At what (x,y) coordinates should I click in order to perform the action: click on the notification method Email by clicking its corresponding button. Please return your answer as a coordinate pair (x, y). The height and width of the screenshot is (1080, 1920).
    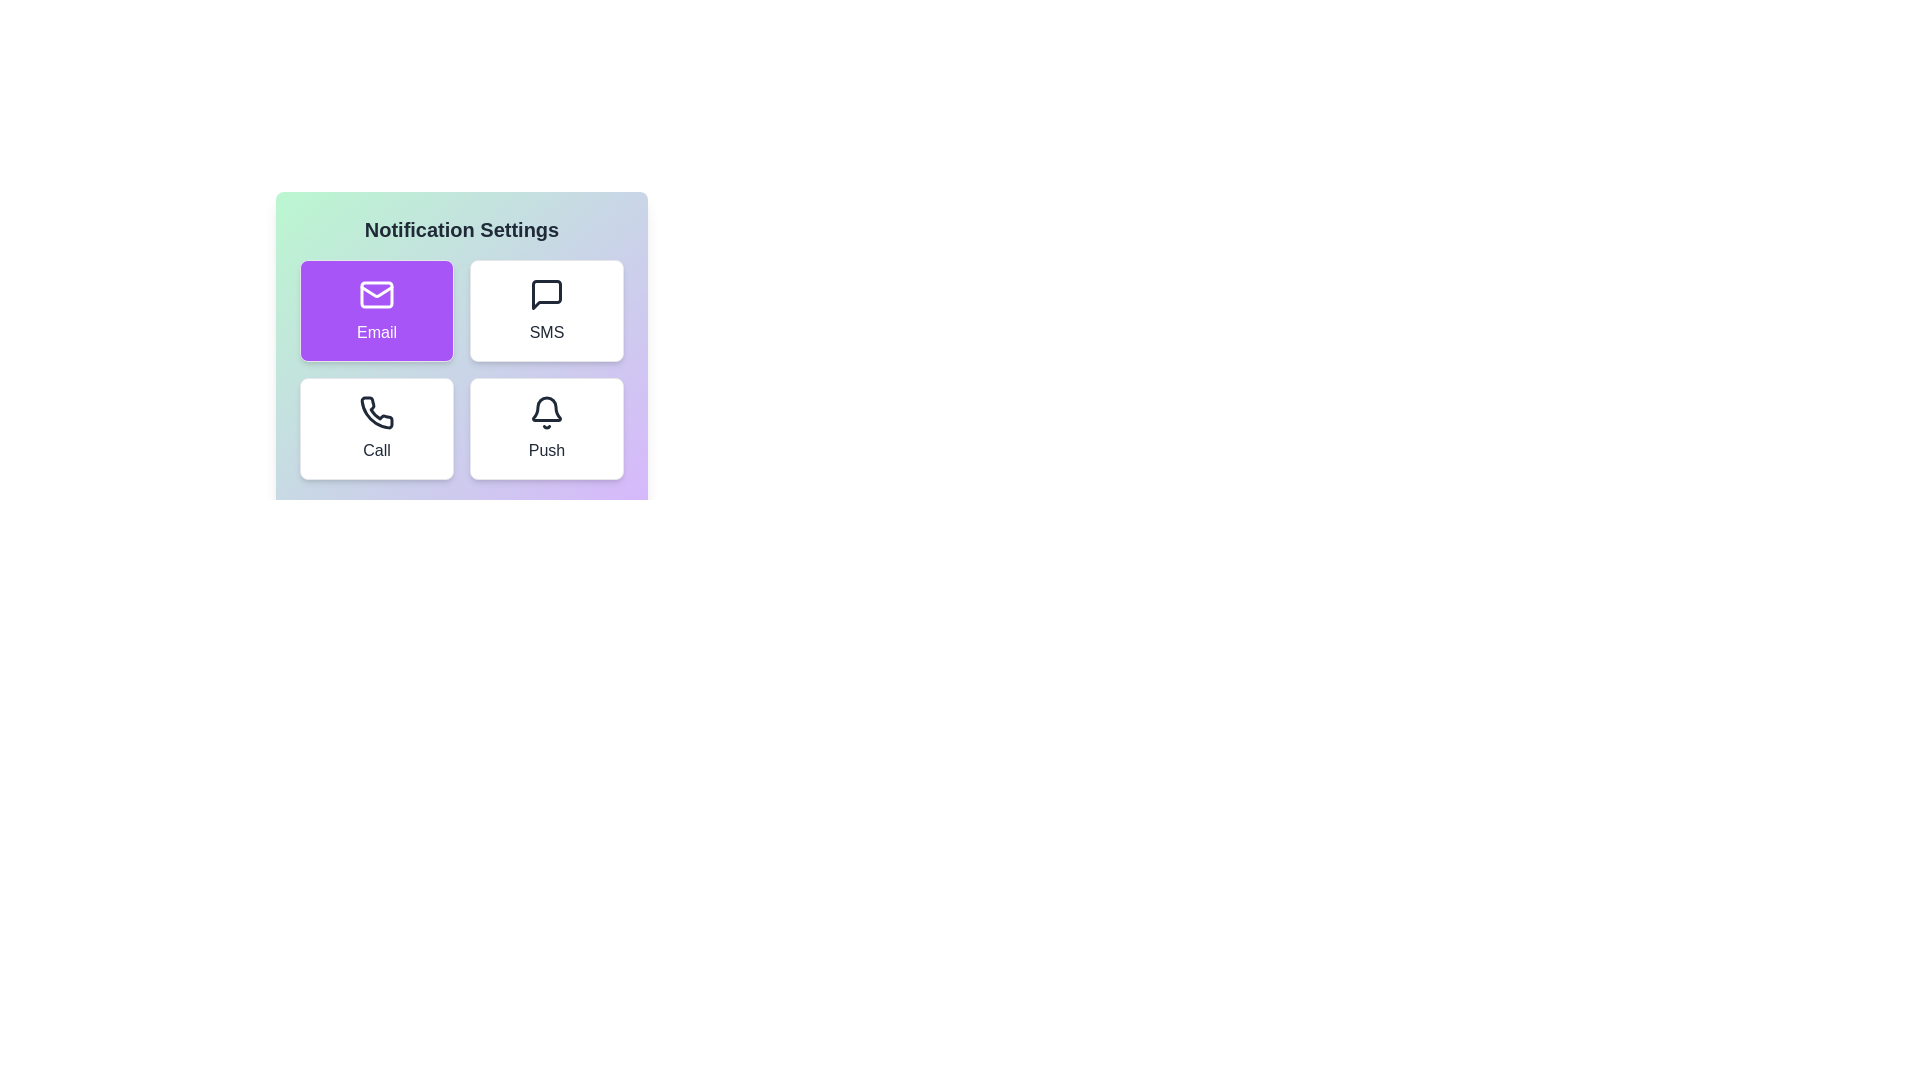
    Looking at the image, I should click on (377, 311).